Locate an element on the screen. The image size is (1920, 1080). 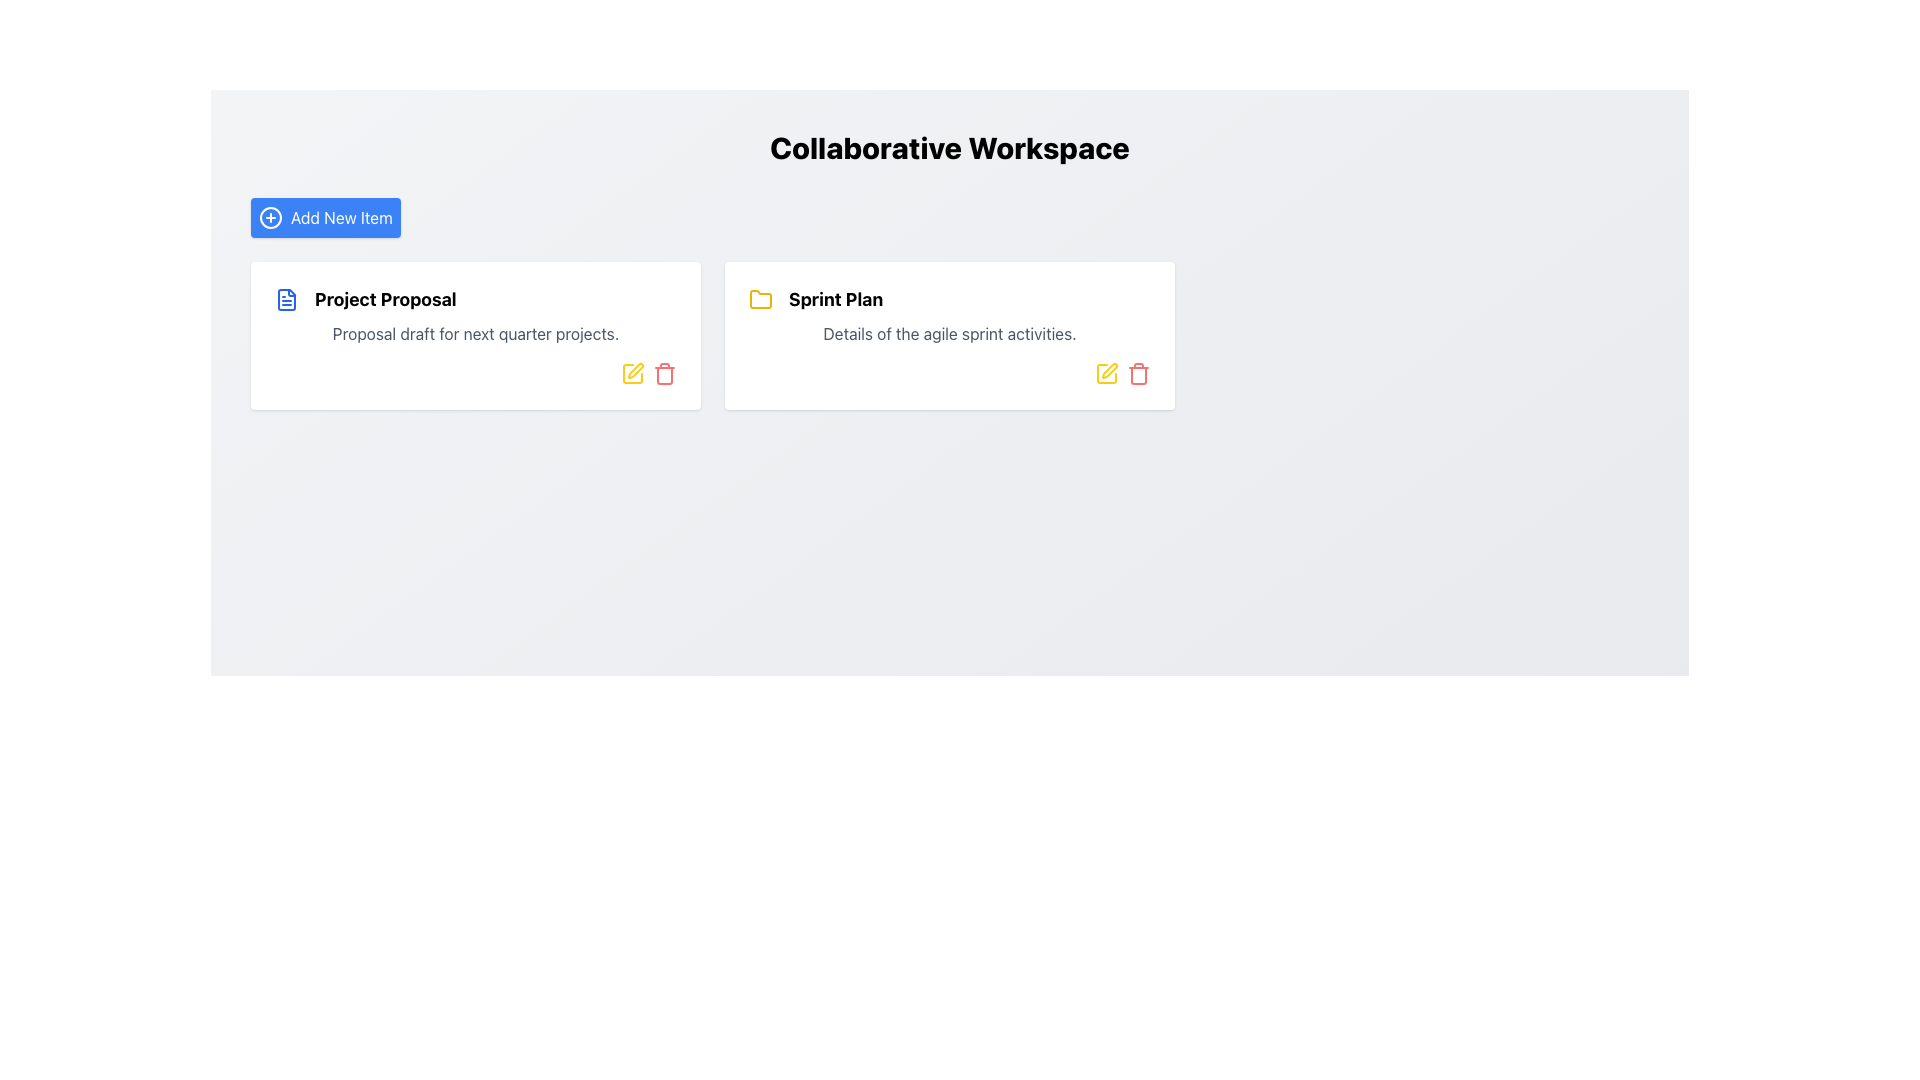
the circular plus icon located to the left of the 'Add New Item' text within the blue rectangle at the top left of the interface is located at coordinates (269, 218).